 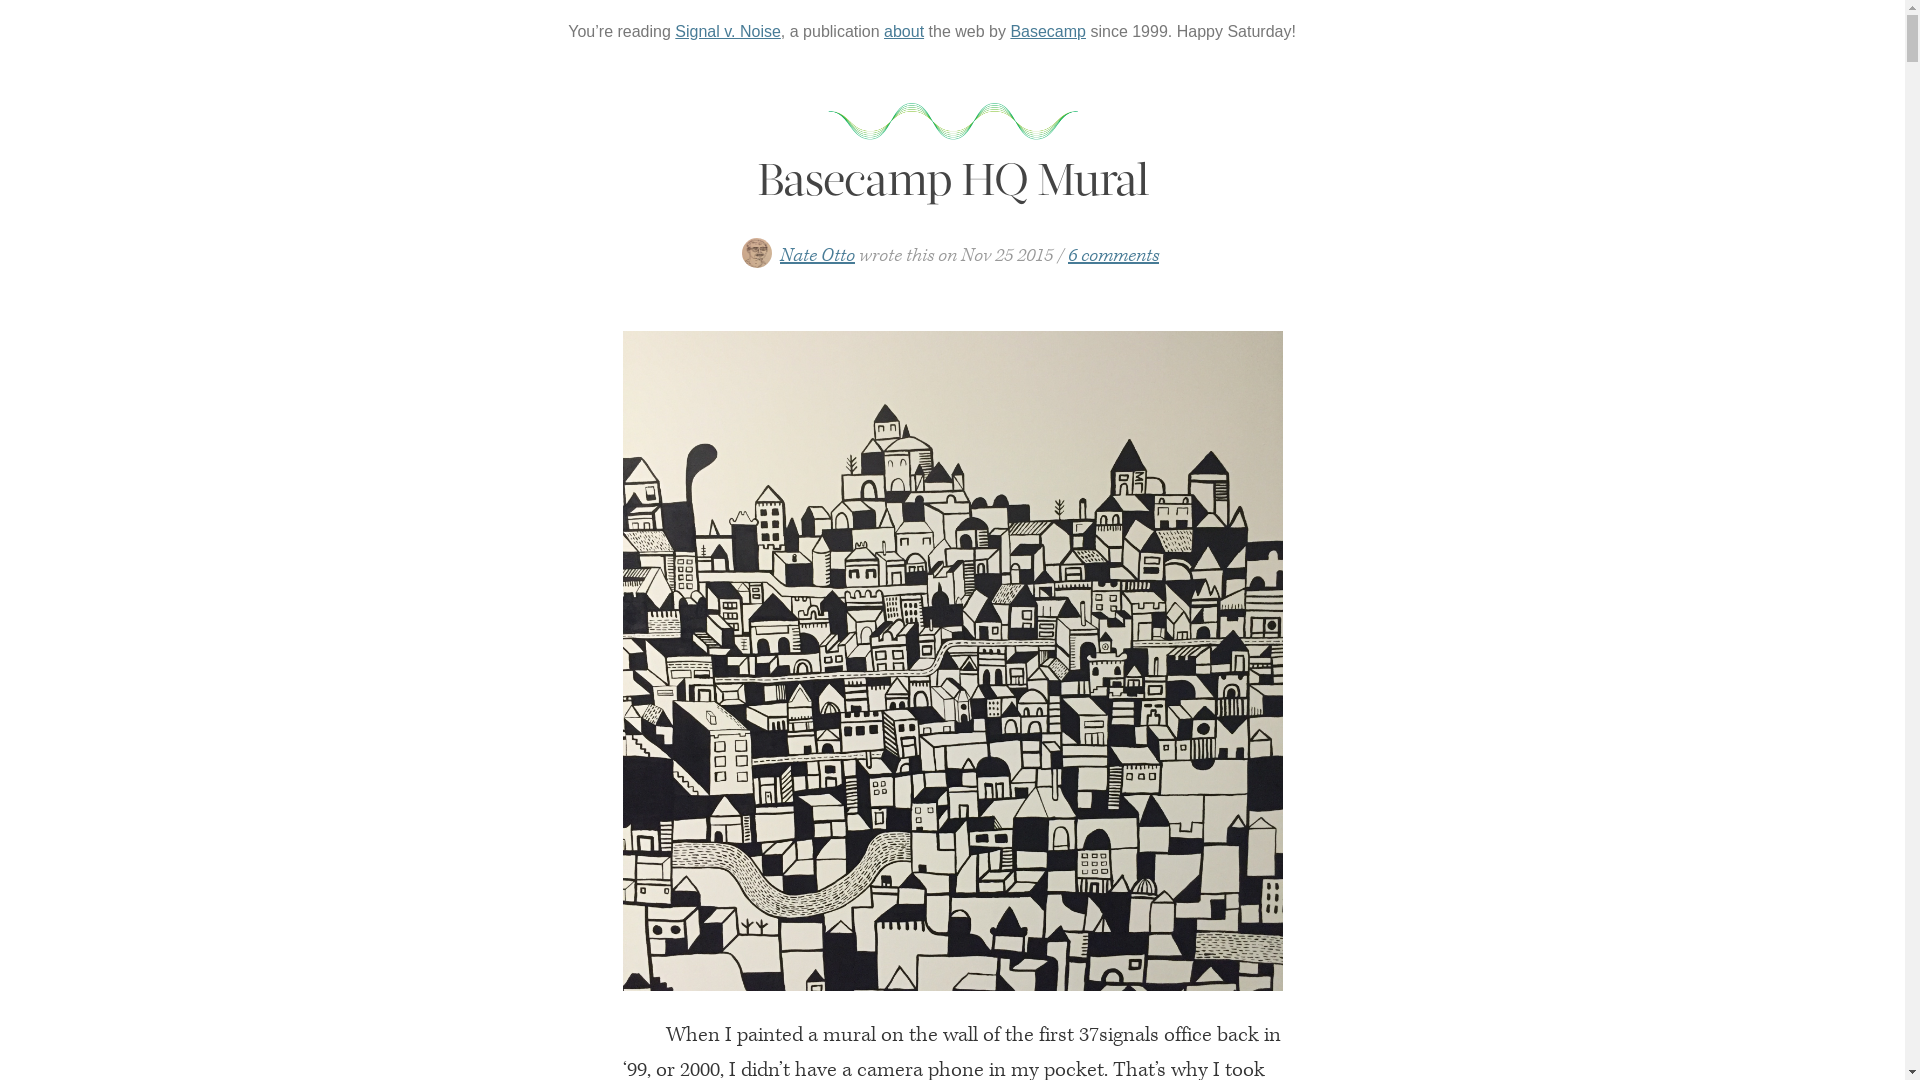 I want to click on 'Nate Otto', so click(x=817, y=254).